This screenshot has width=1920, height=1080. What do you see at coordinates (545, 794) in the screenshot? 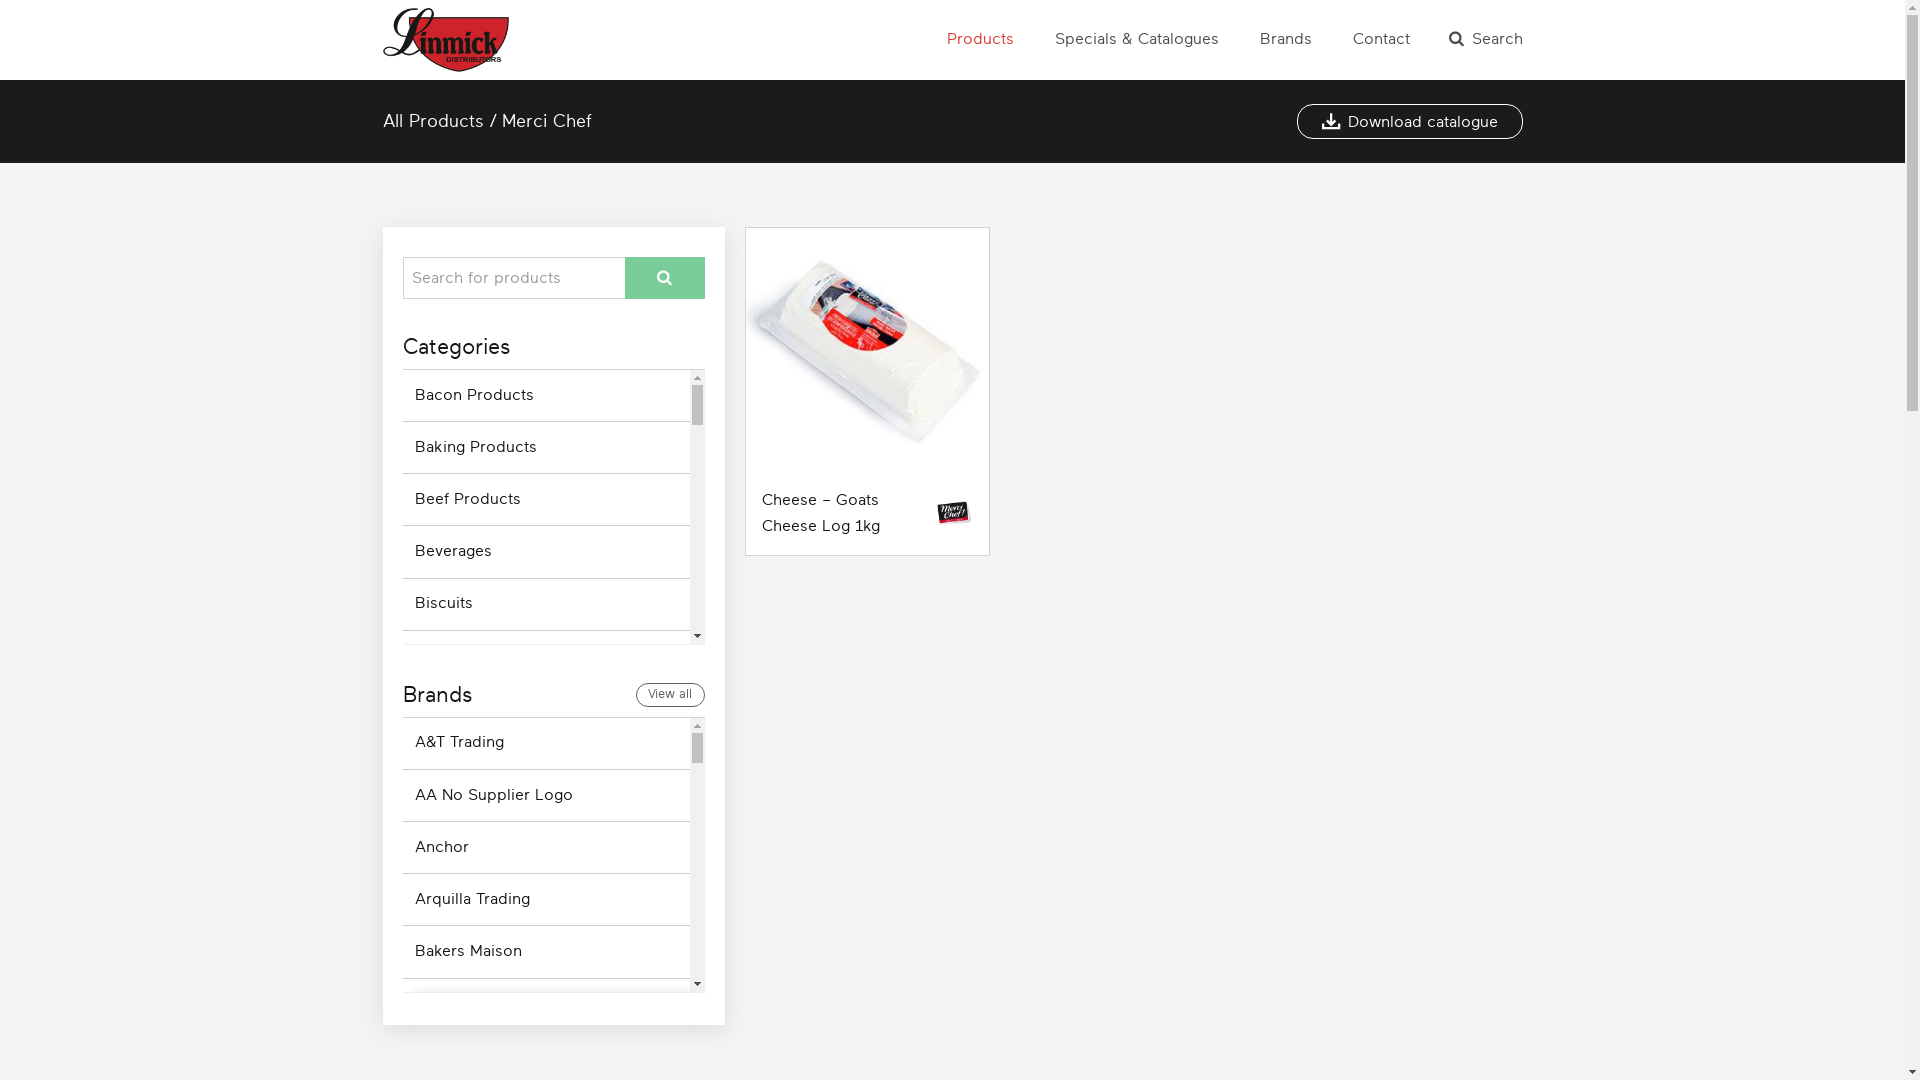
I see `'AA No Supplier Logo'` at bounding box center [545, 794].